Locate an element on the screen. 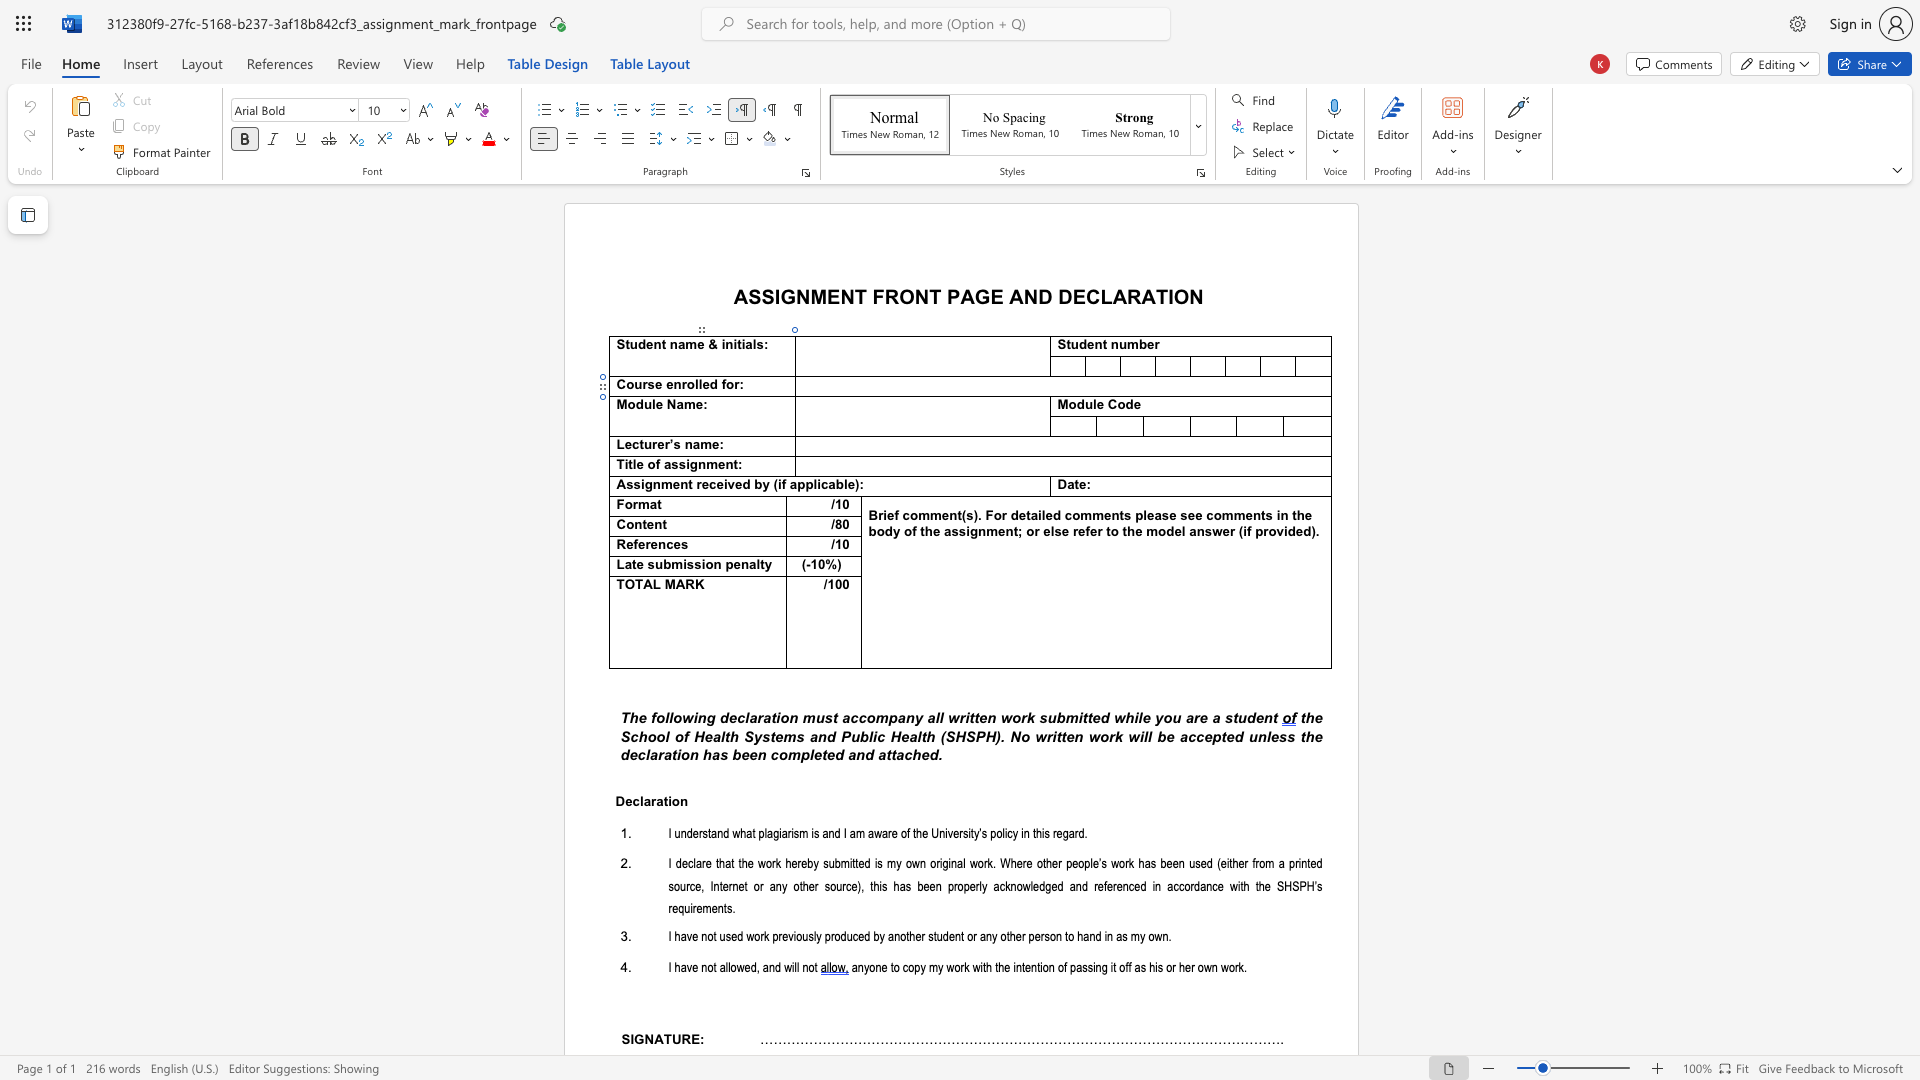  the space between the continuous character "m" and "e" in the text is located at coordinates (671, 485).